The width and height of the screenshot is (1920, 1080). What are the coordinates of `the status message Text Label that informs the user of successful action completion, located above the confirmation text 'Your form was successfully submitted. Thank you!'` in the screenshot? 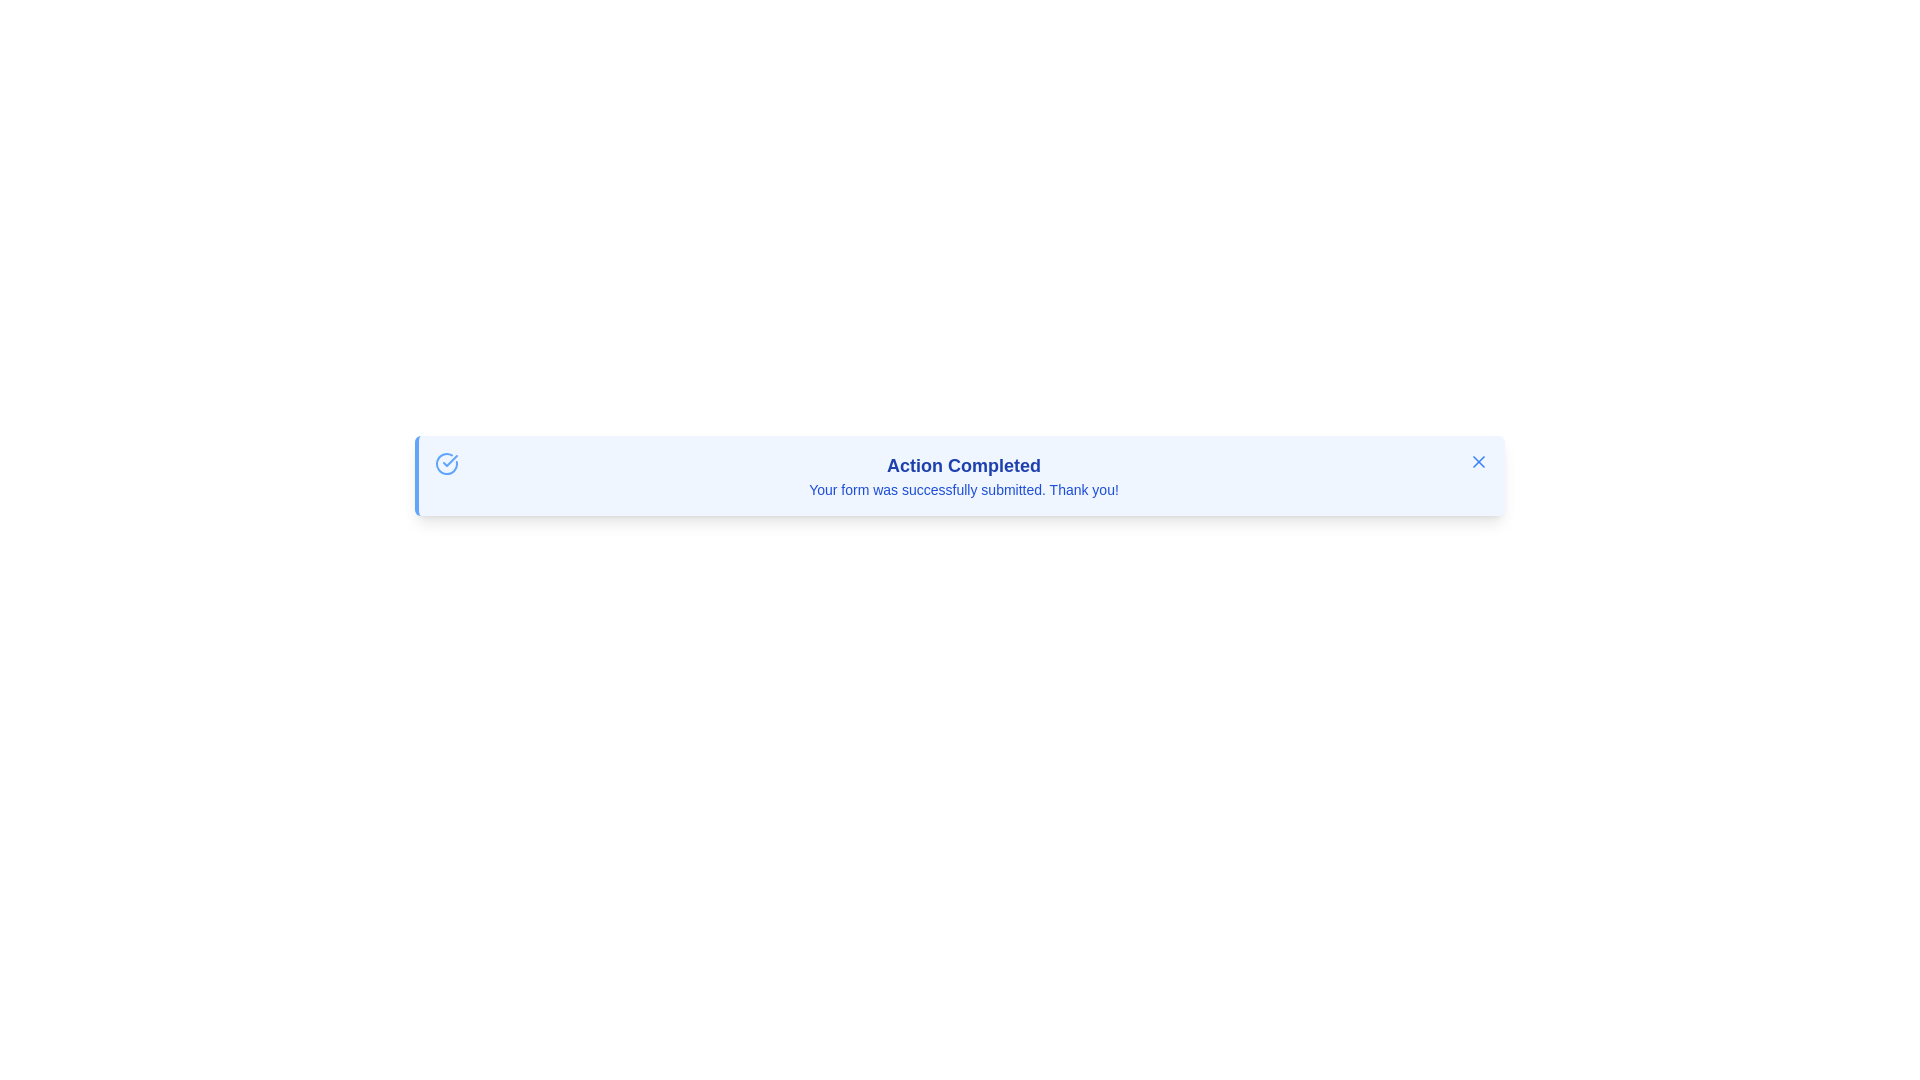 It's located at (964, 466).